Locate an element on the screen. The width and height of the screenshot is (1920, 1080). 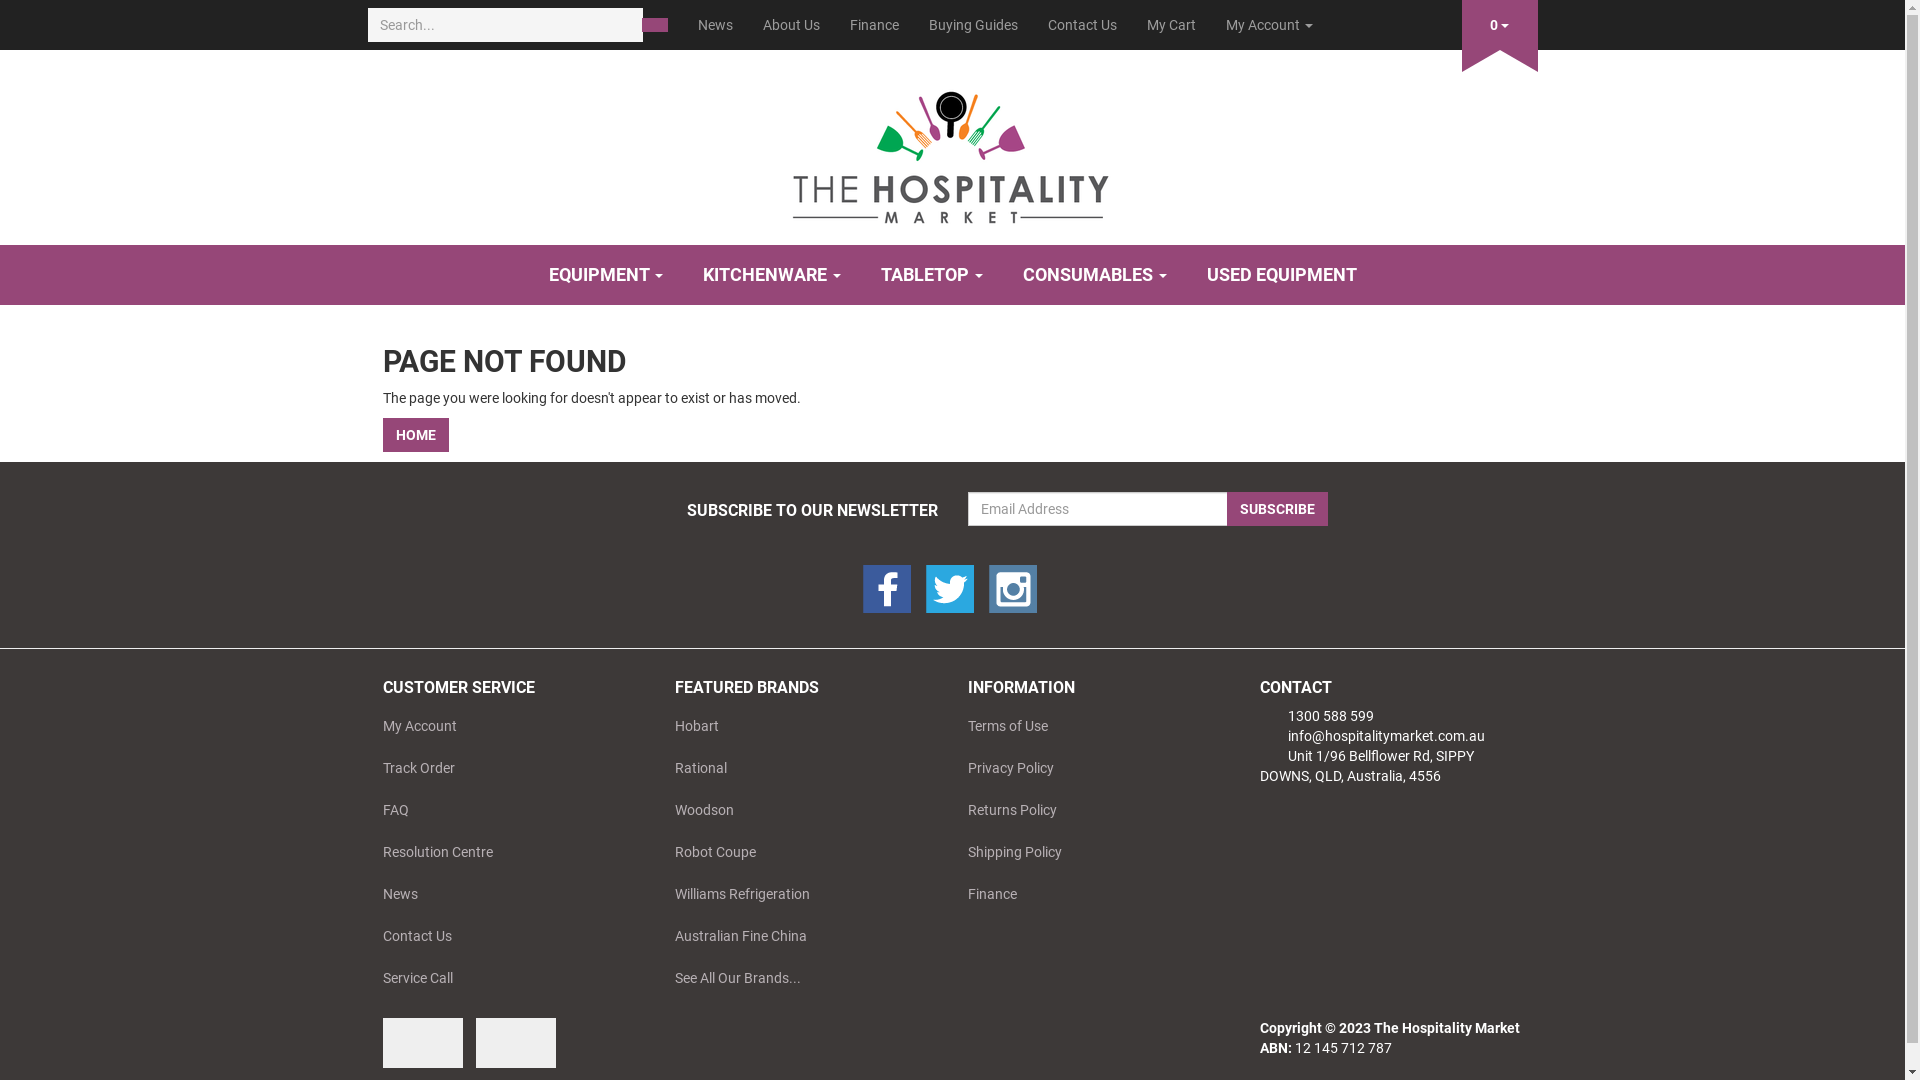
'0' is located at coordinates (1462, 20).